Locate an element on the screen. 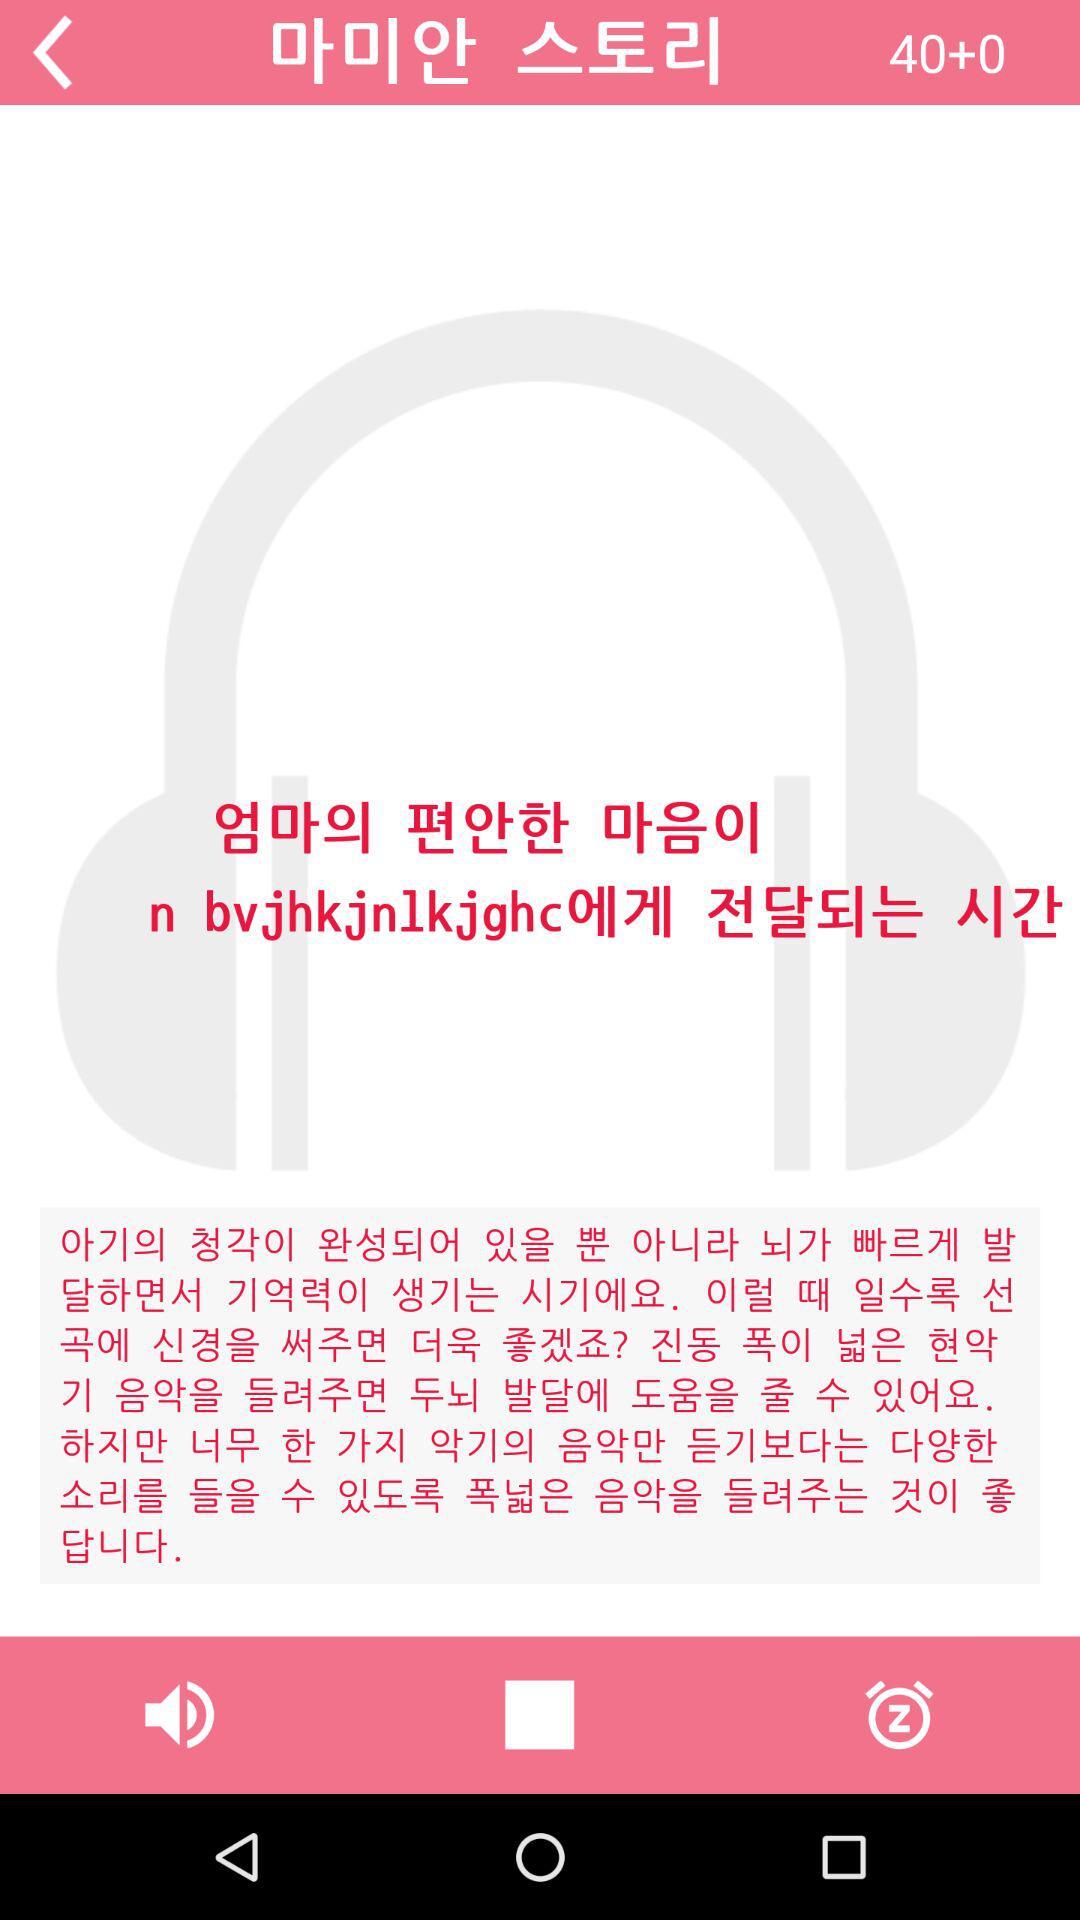 The width and height of the screenshot is (1080, 1920). the time icon is located at coordinates (898, 1835).